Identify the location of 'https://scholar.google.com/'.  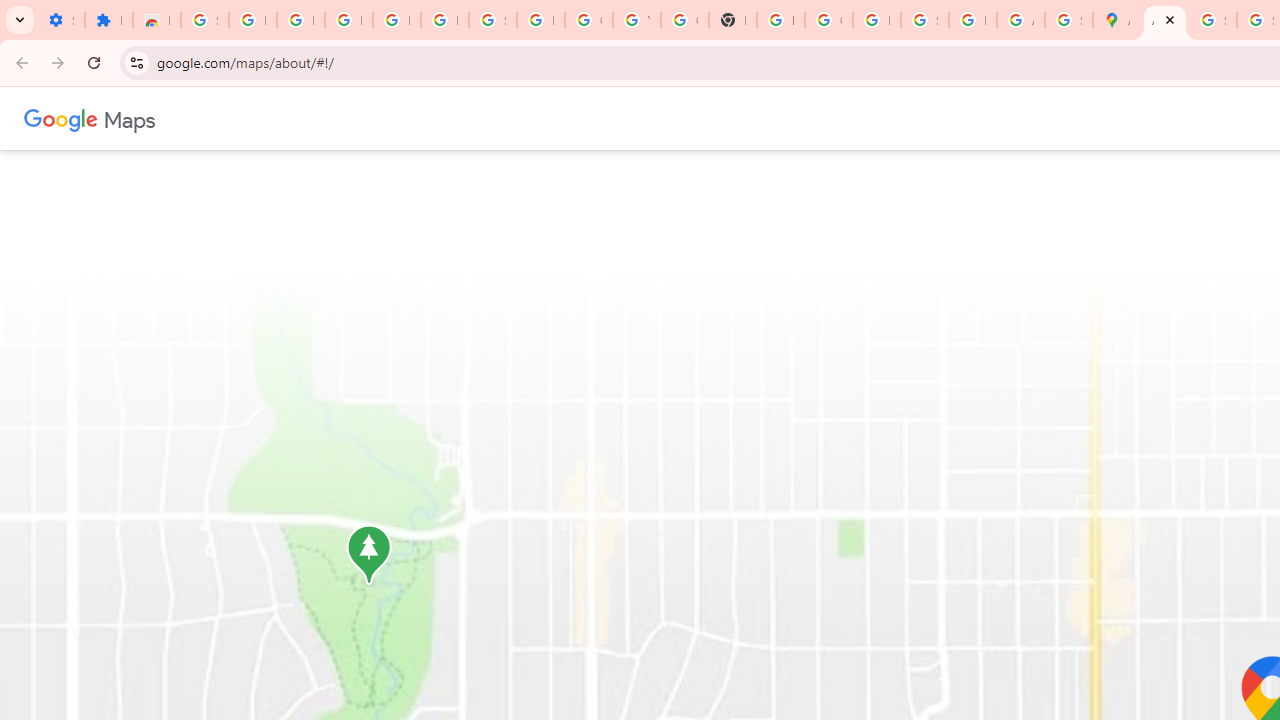
(779, 20).